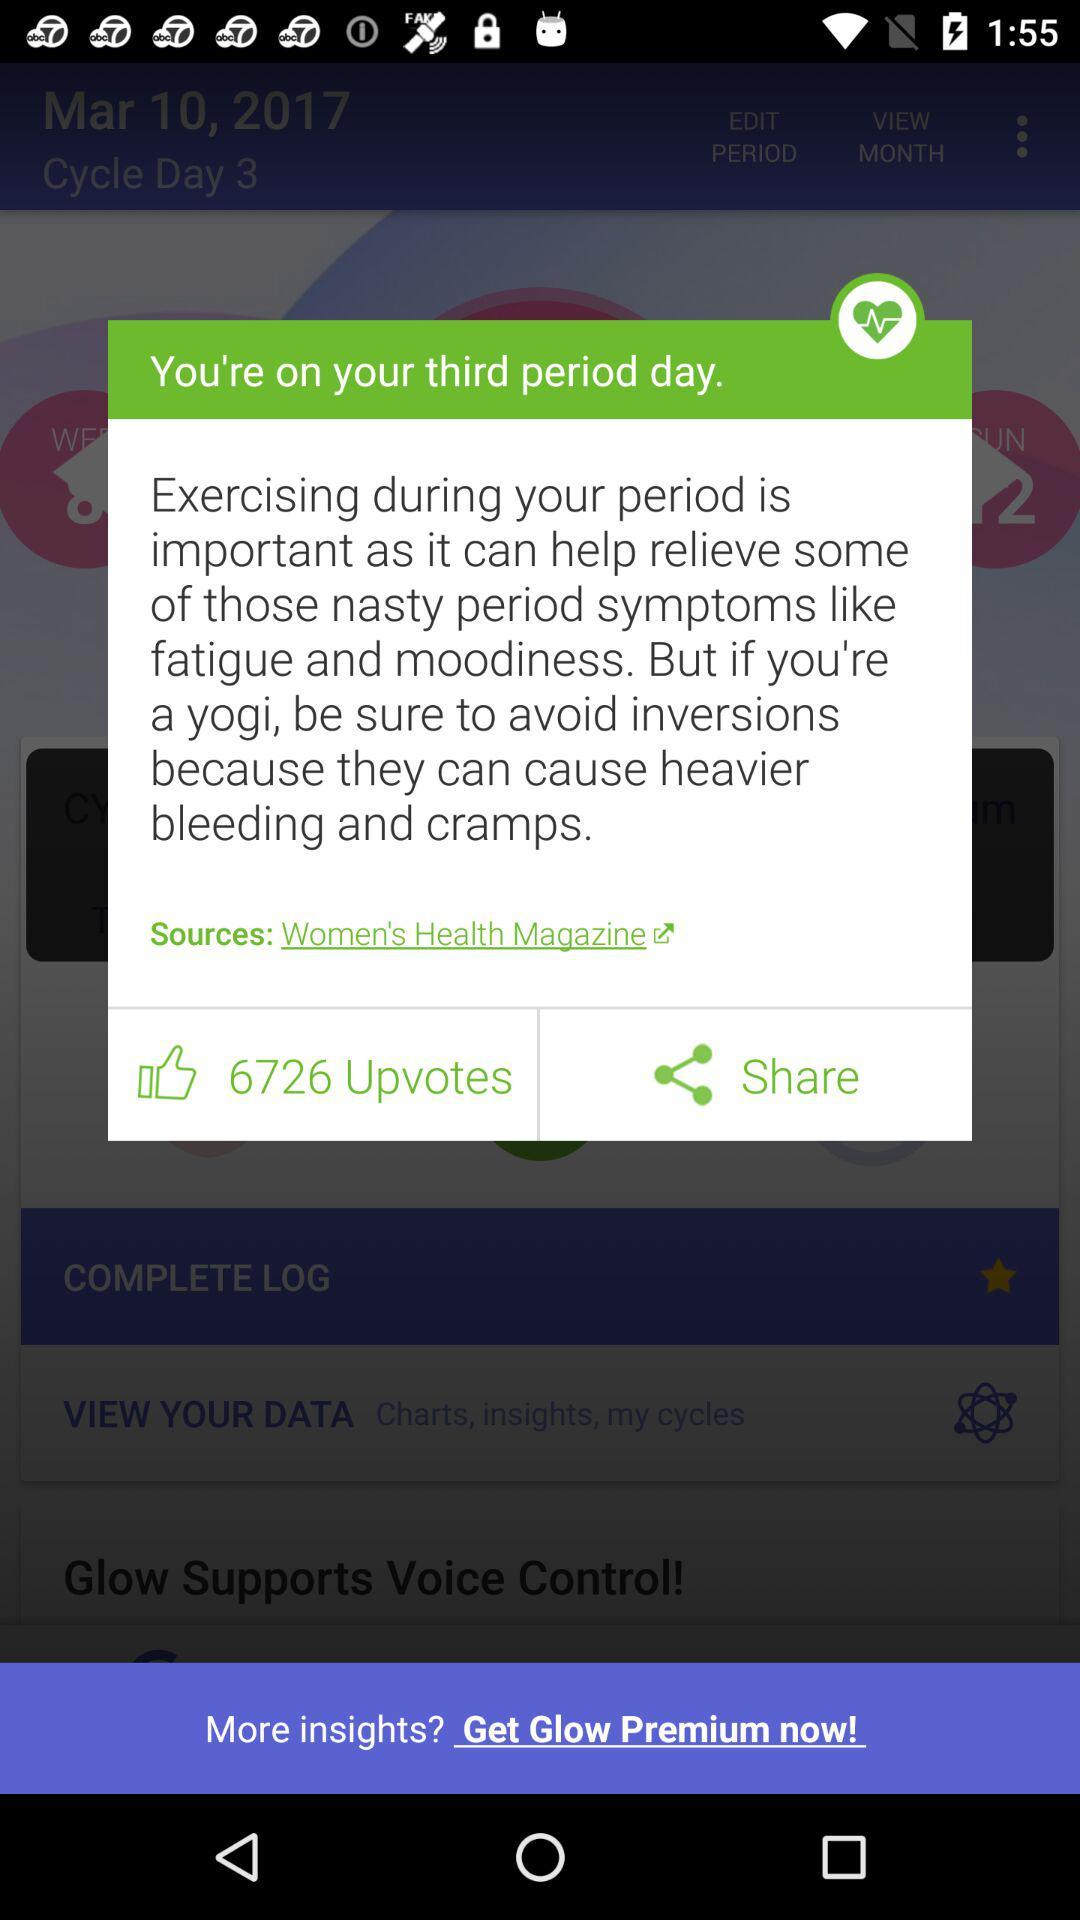 Image resolution: width=1080 pixels, height=1920 pixels. What do you see at coordinates (370, 1074) in the screenshot?
I see `the 6726 upvotes icon` at bounding box center [370, 1074].